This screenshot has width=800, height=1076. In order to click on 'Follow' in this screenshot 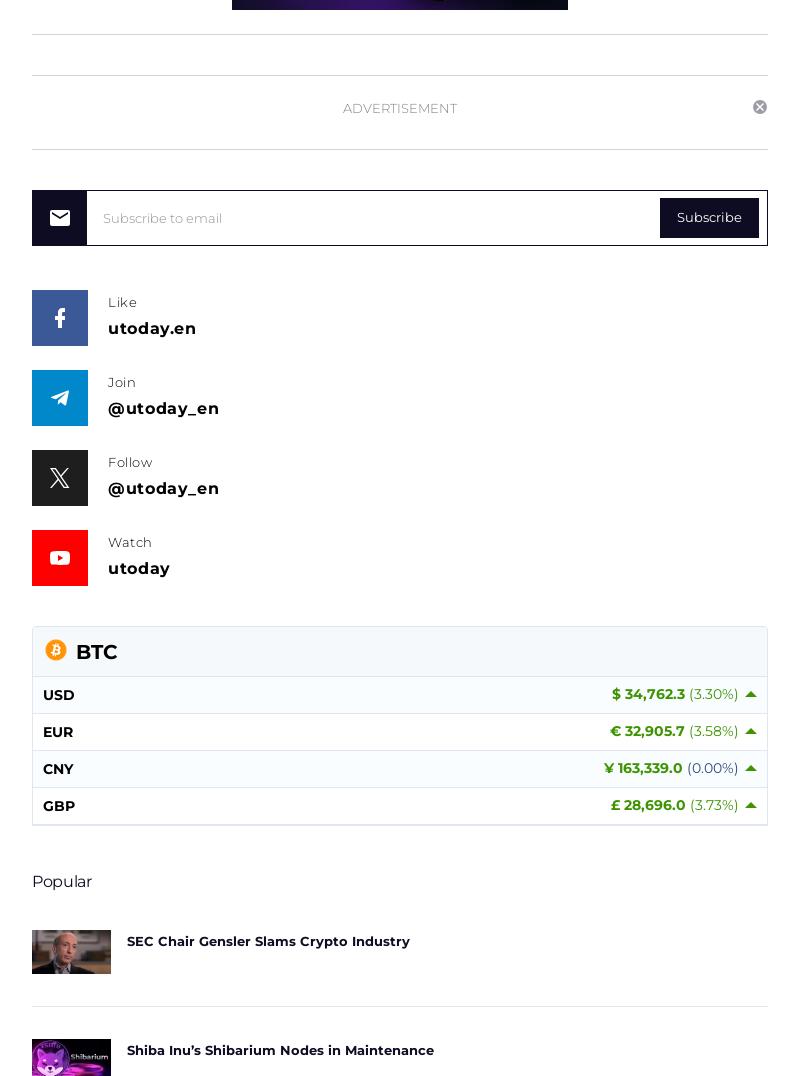, I will do `click(129, 461)`.